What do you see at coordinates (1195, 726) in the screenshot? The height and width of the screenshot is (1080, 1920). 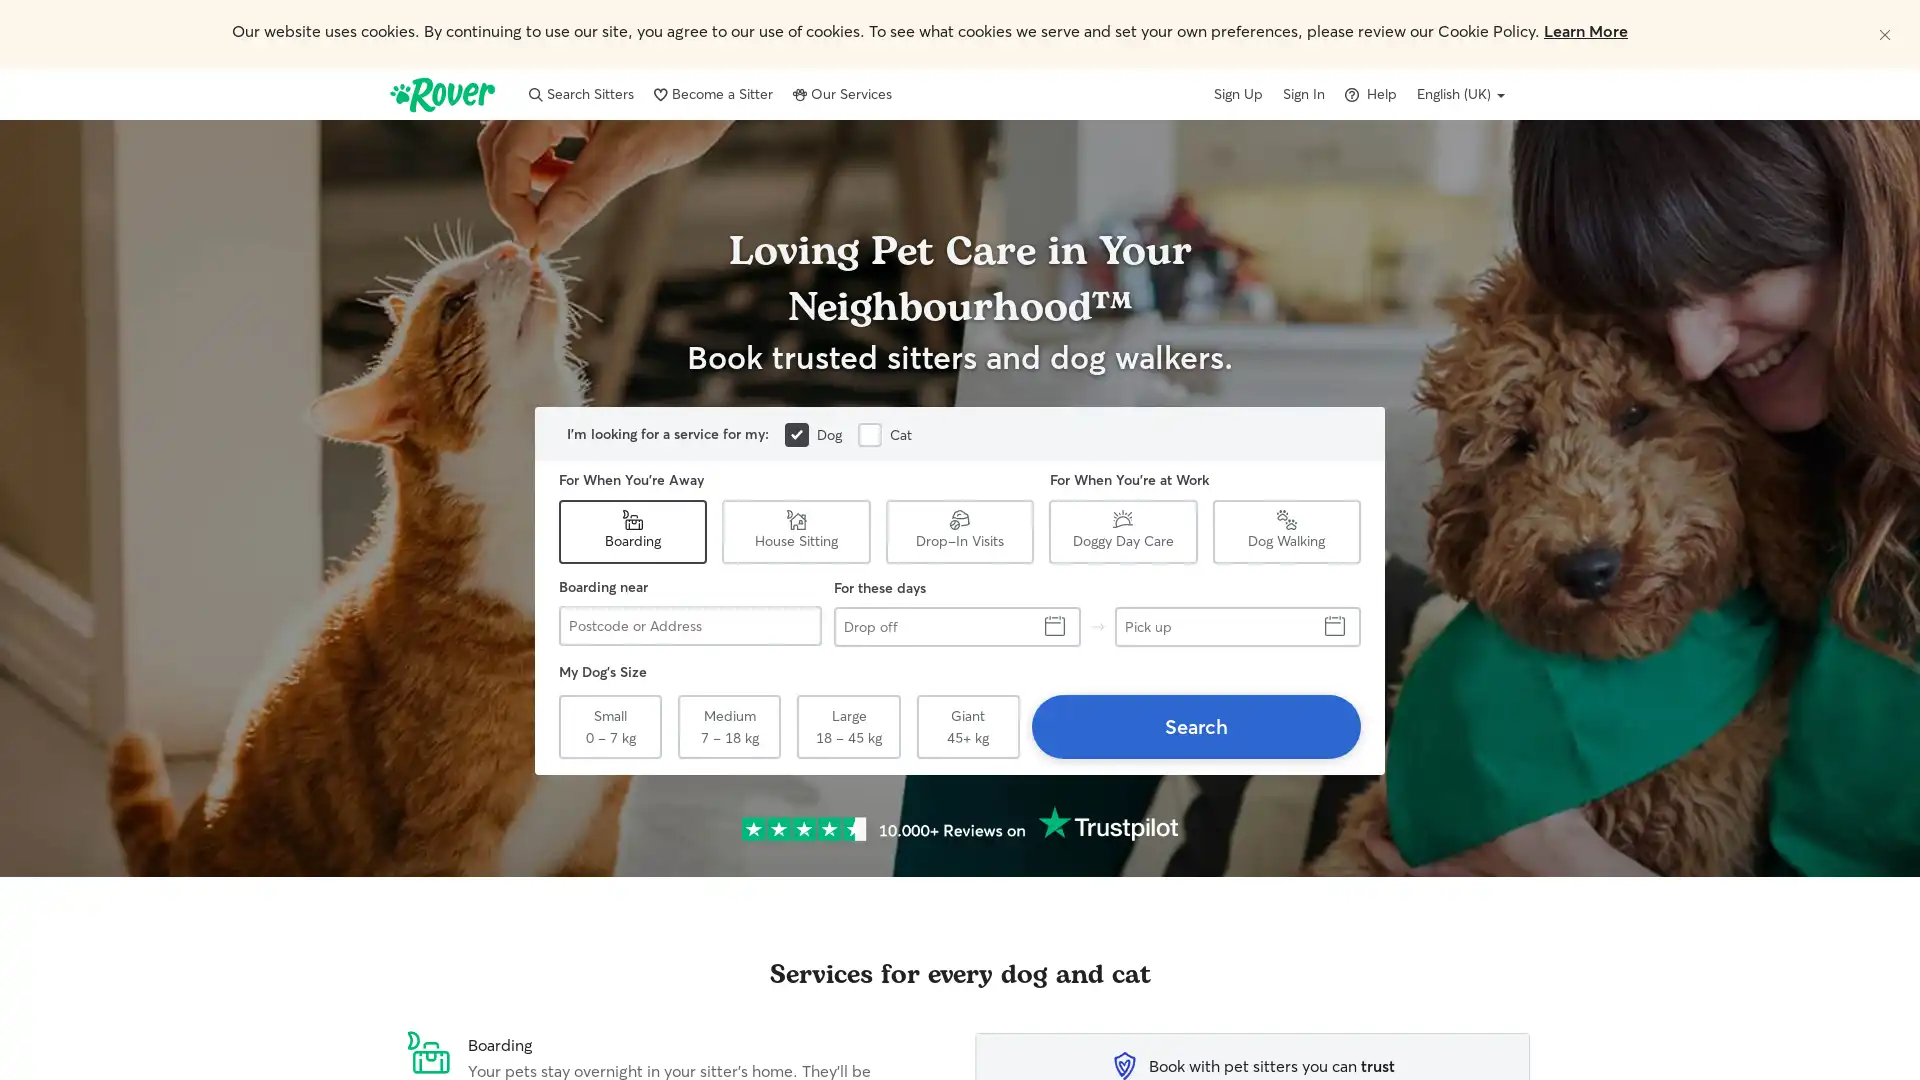 I see `Search` at bounding box center [1195, 726].